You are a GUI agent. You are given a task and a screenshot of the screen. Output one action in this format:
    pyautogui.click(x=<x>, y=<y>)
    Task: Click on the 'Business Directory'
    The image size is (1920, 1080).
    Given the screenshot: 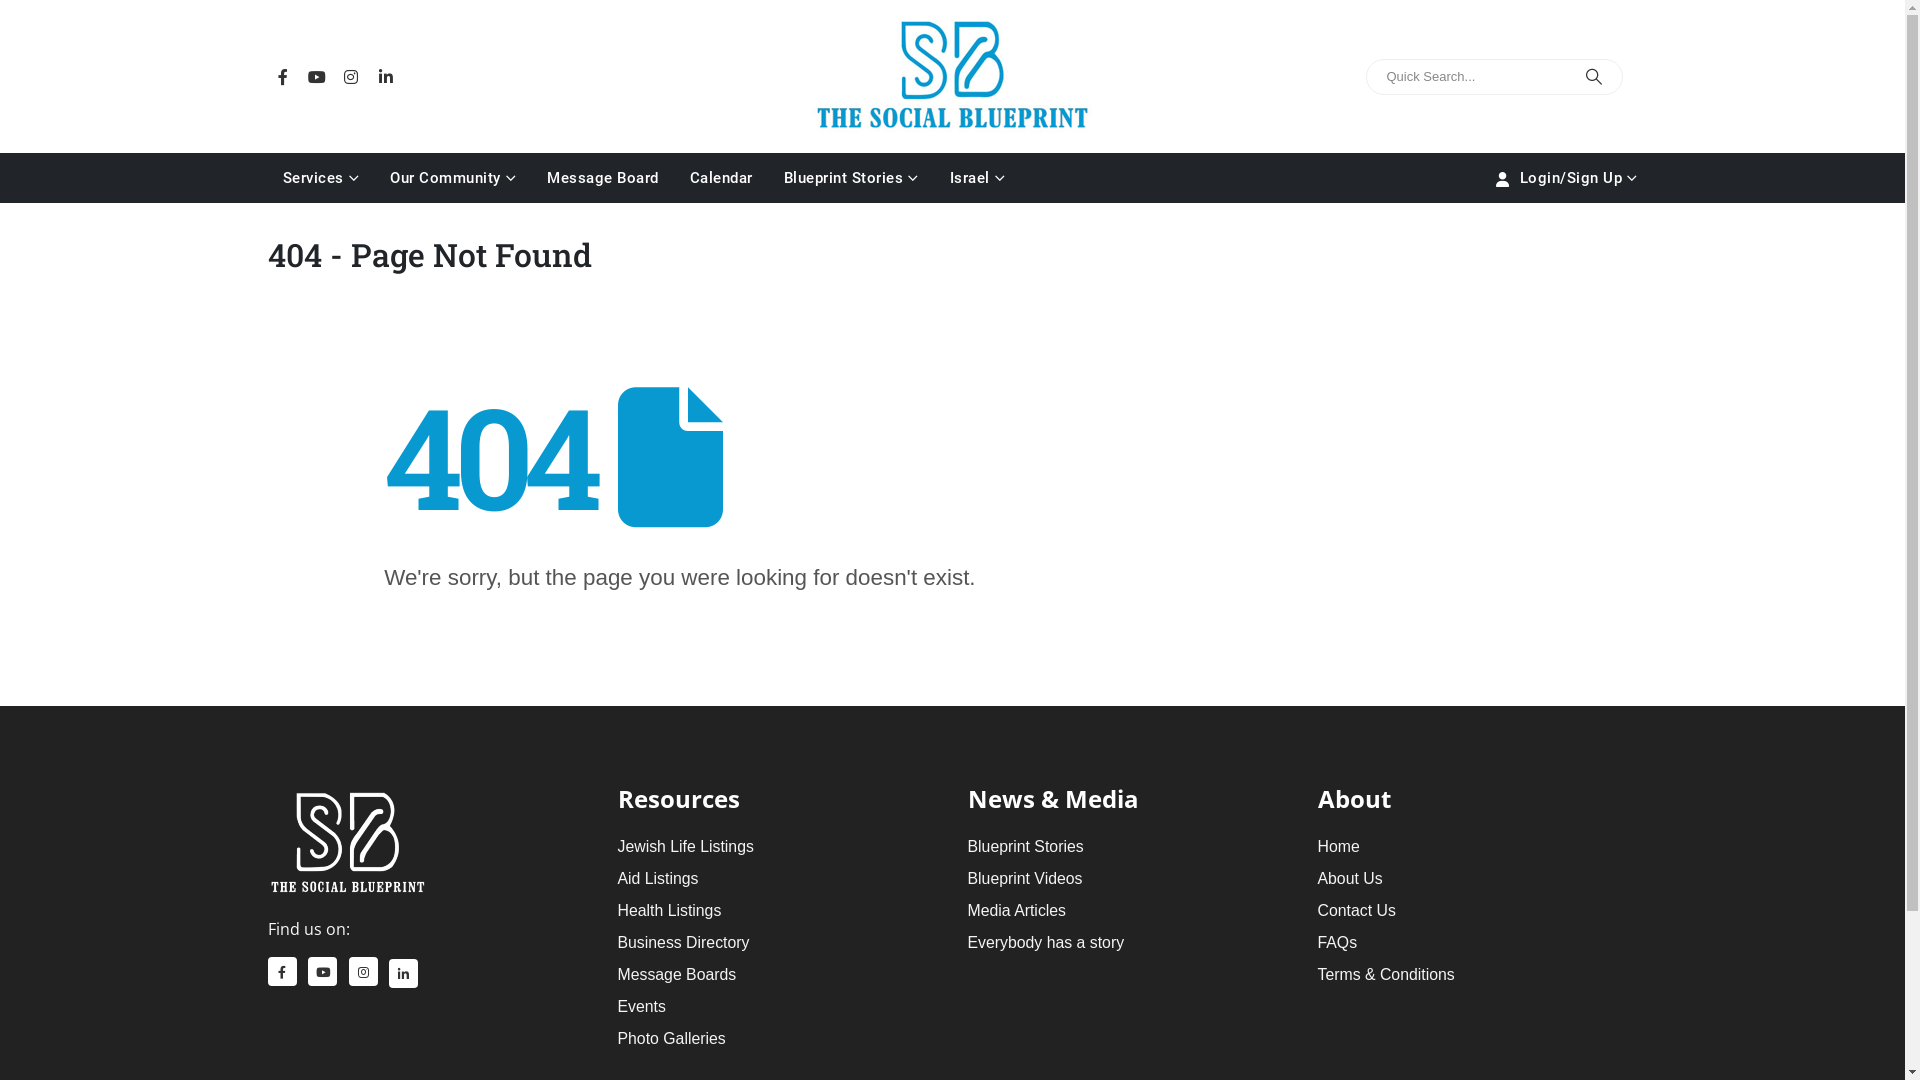 What is the action you would take?
    pyautogui.click(x=617, y=942)
    